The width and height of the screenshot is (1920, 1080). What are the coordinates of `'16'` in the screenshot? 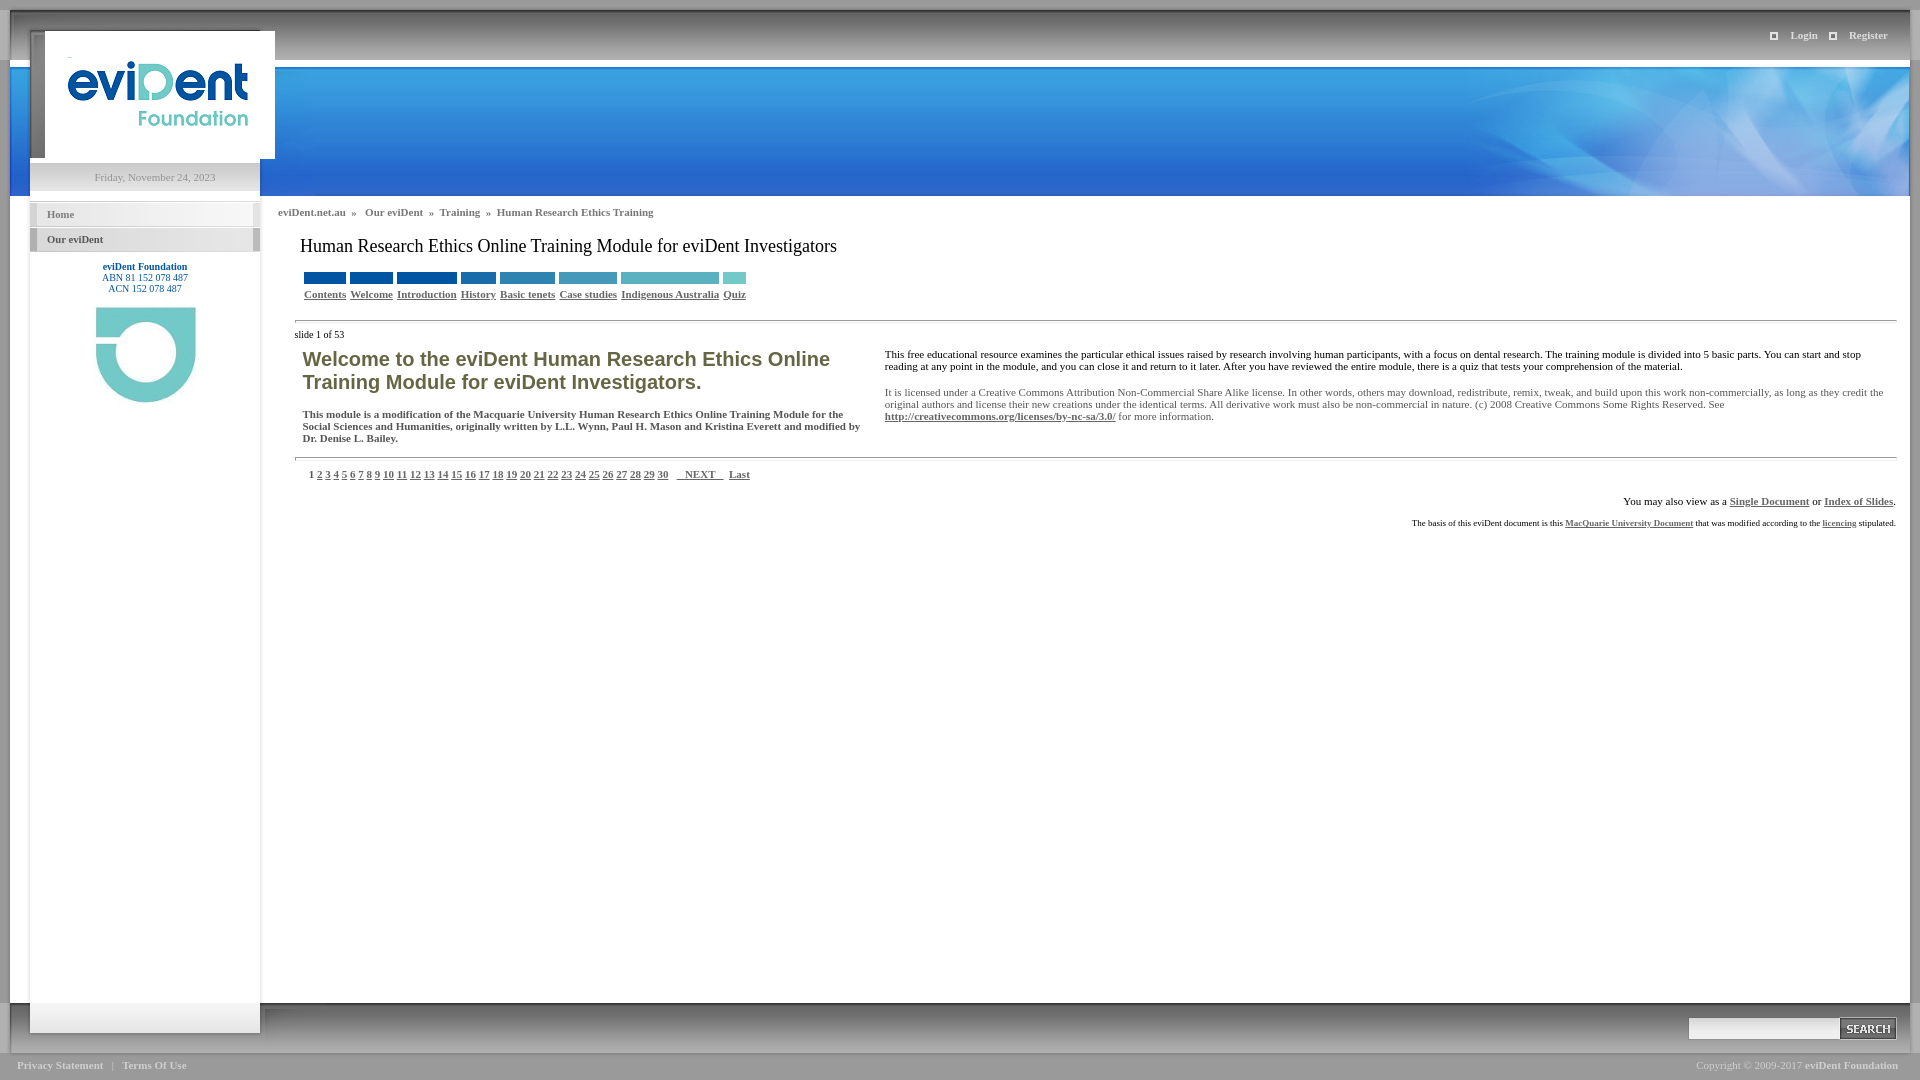 It's located at (469, 474).